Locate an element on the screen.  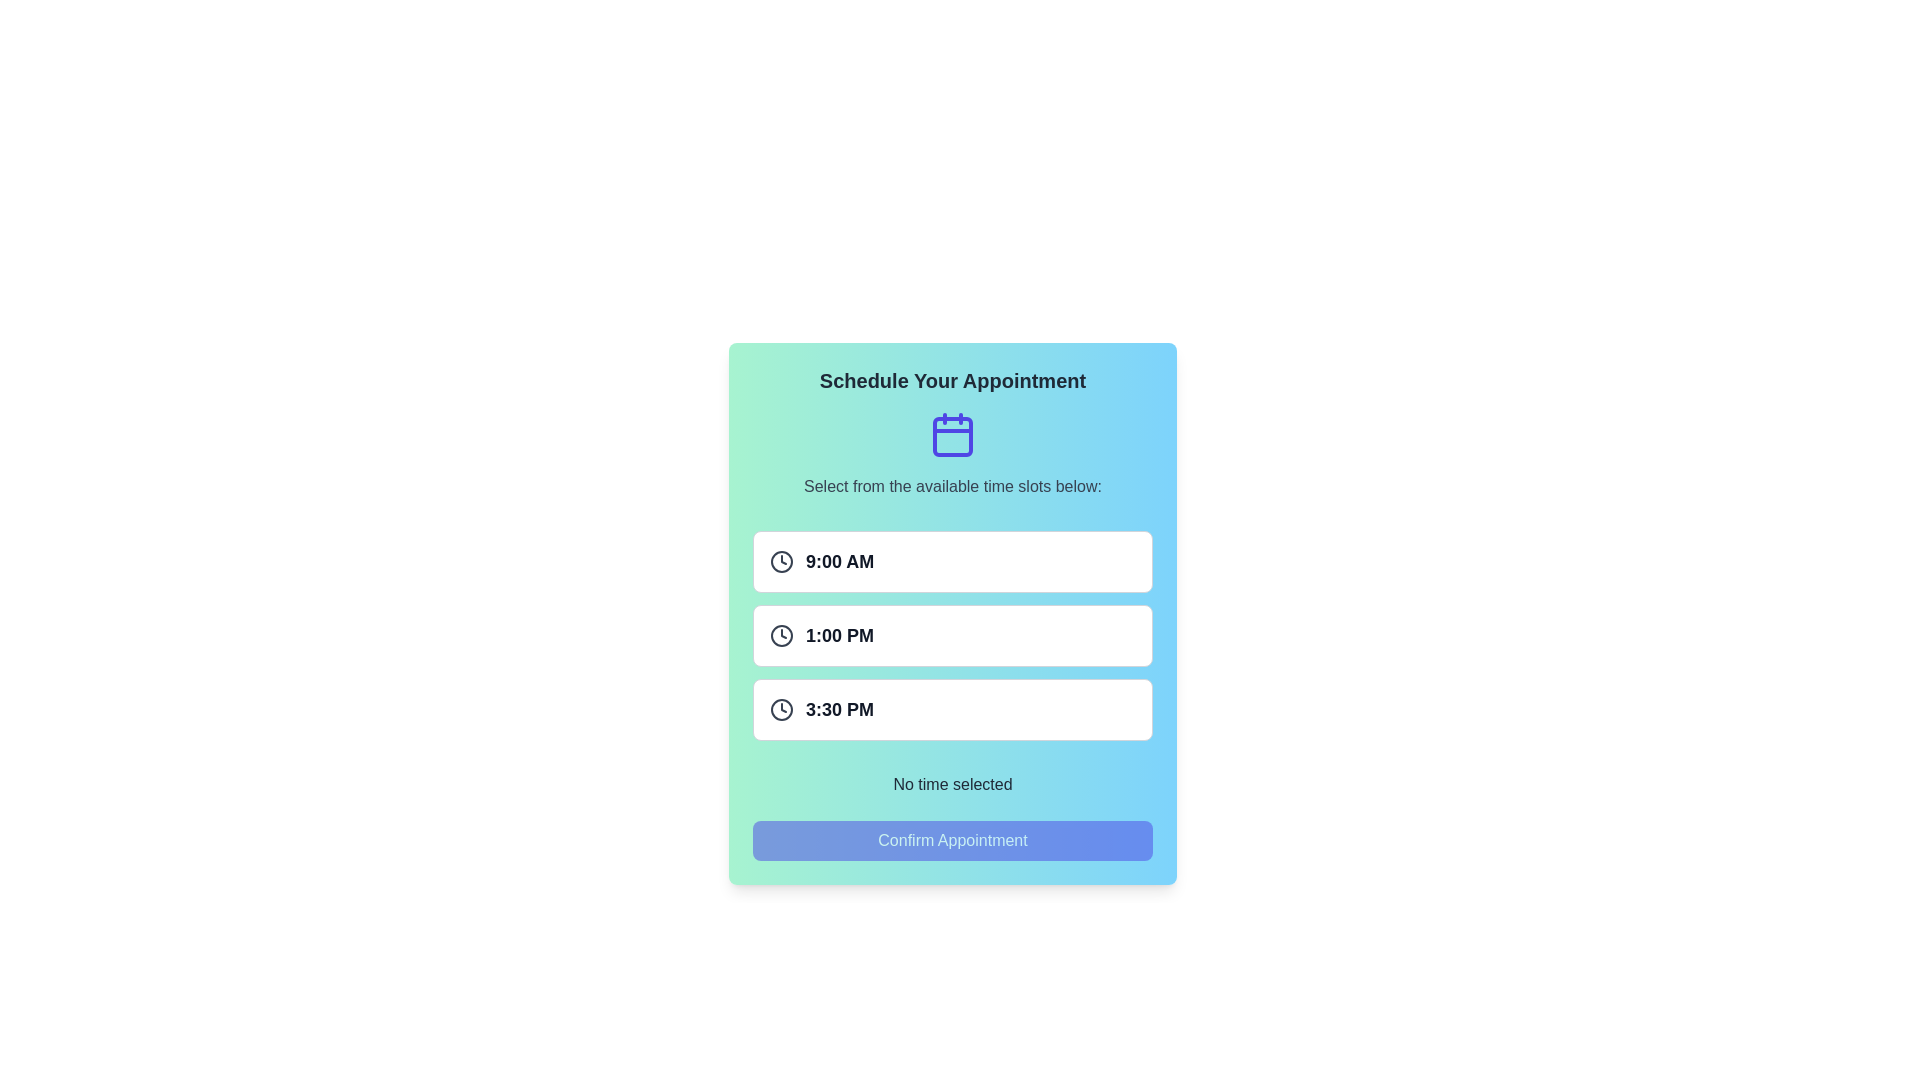
the 1:00 PM time slot button, which is the second item in the list of selectable time slots, positioned directly beneath the '9:00 AM' slot is located at coordinates (952, 636).